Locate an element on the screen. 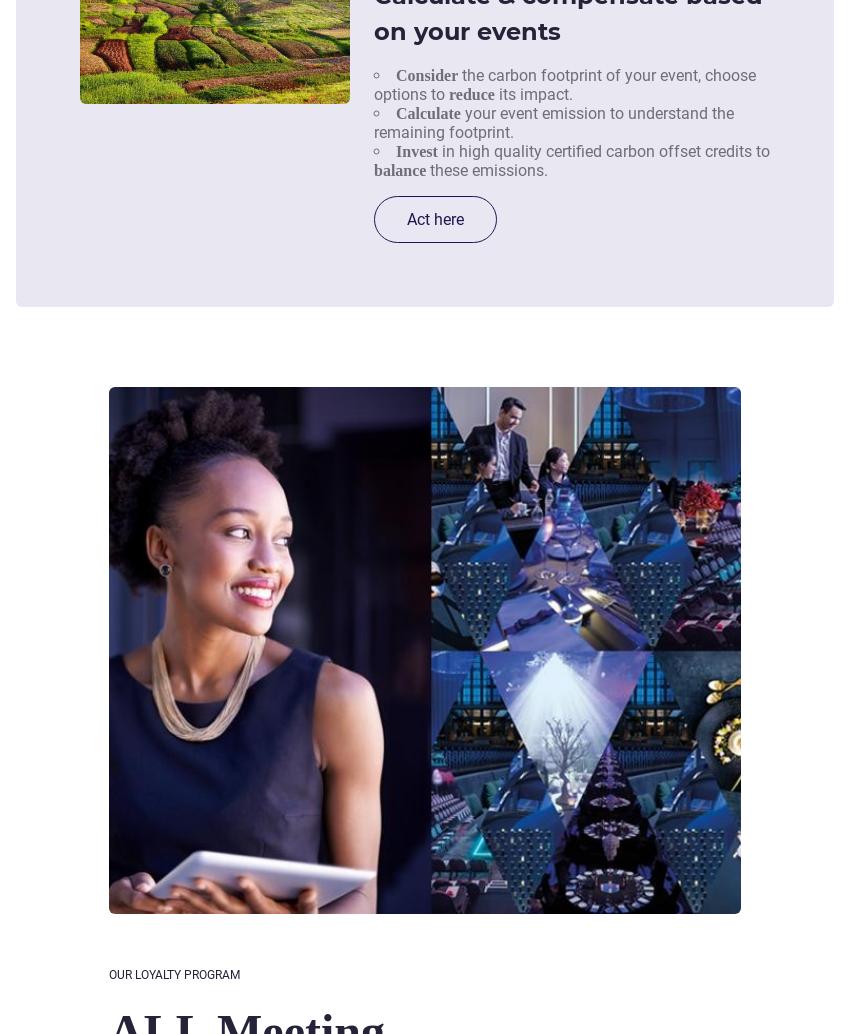 The image size is (850, 1034). 'these emissions.' is located at coordinates (486, 169).